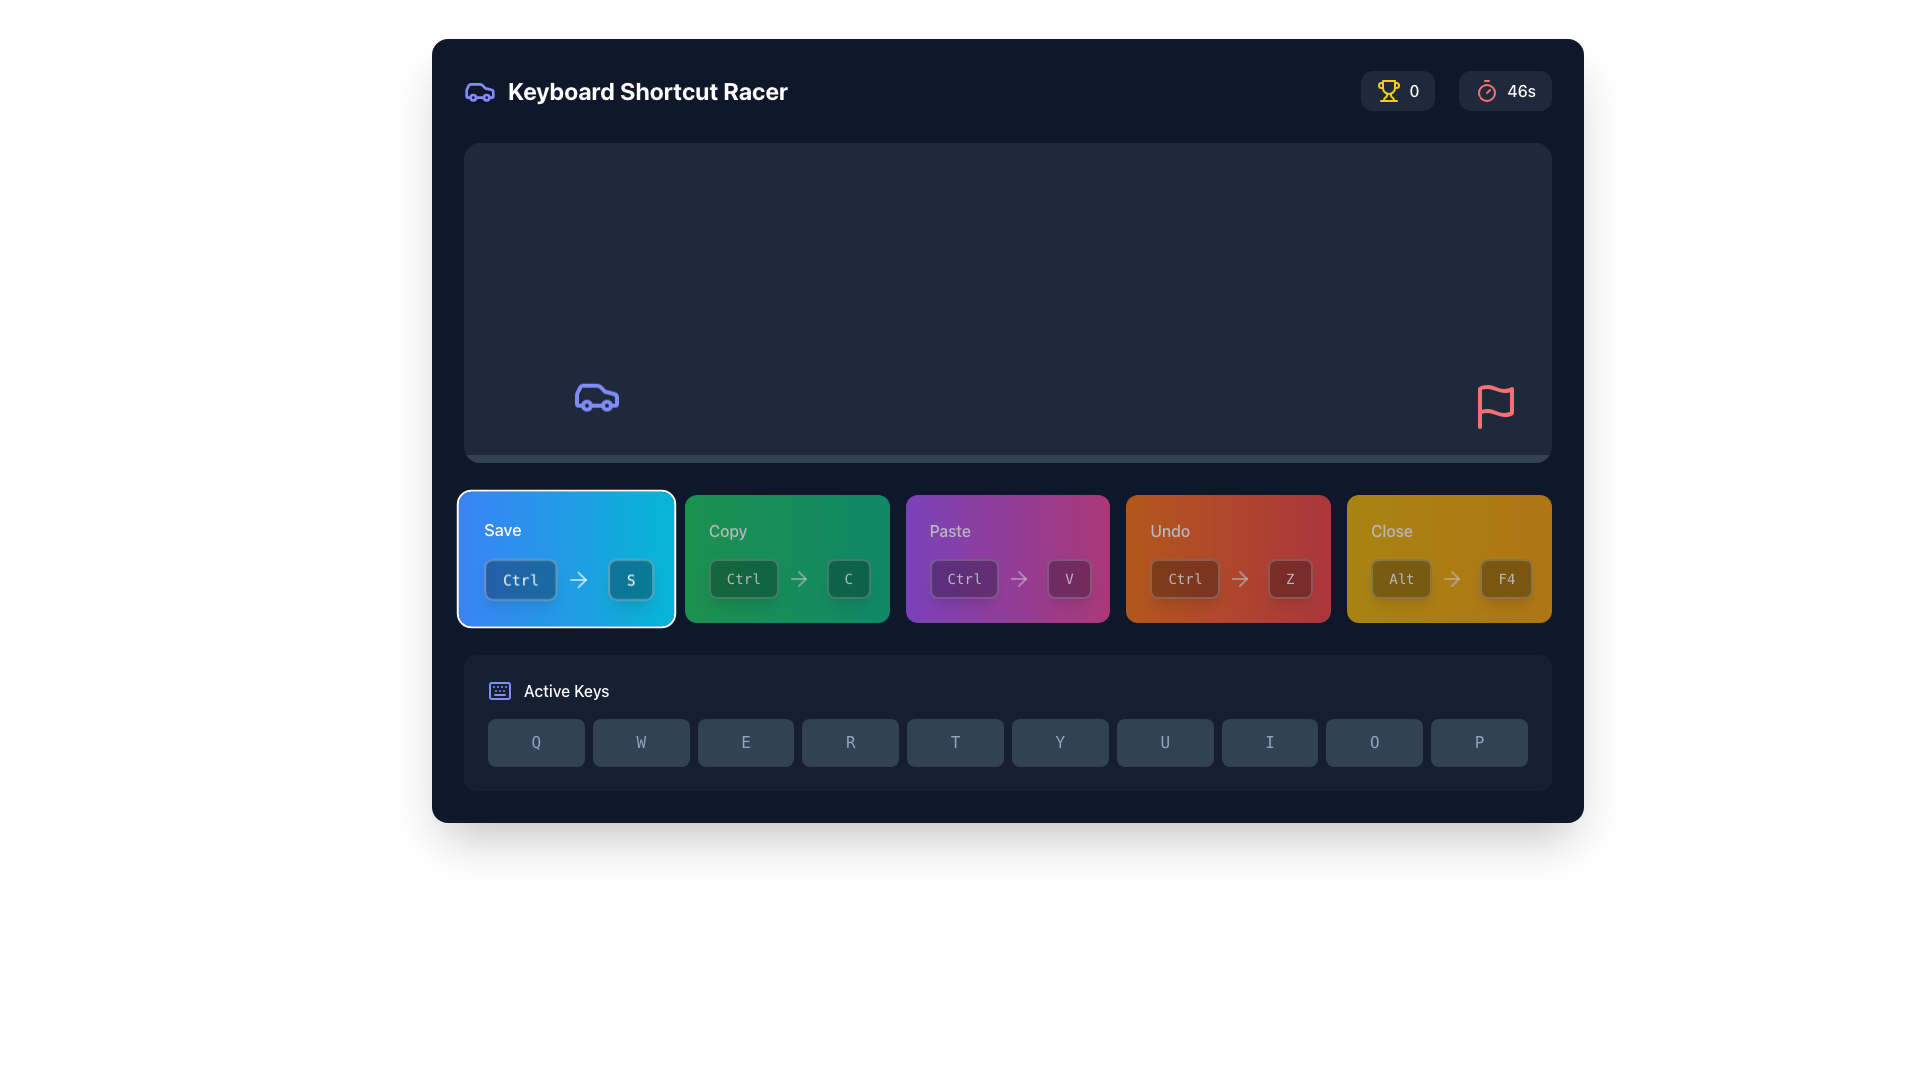  I want to click on text element displaying 'Keyboard Shortcut Racer' styled in bold, white font, located to the right of a car icon in the top-left section of the interface, so click(648, 91).